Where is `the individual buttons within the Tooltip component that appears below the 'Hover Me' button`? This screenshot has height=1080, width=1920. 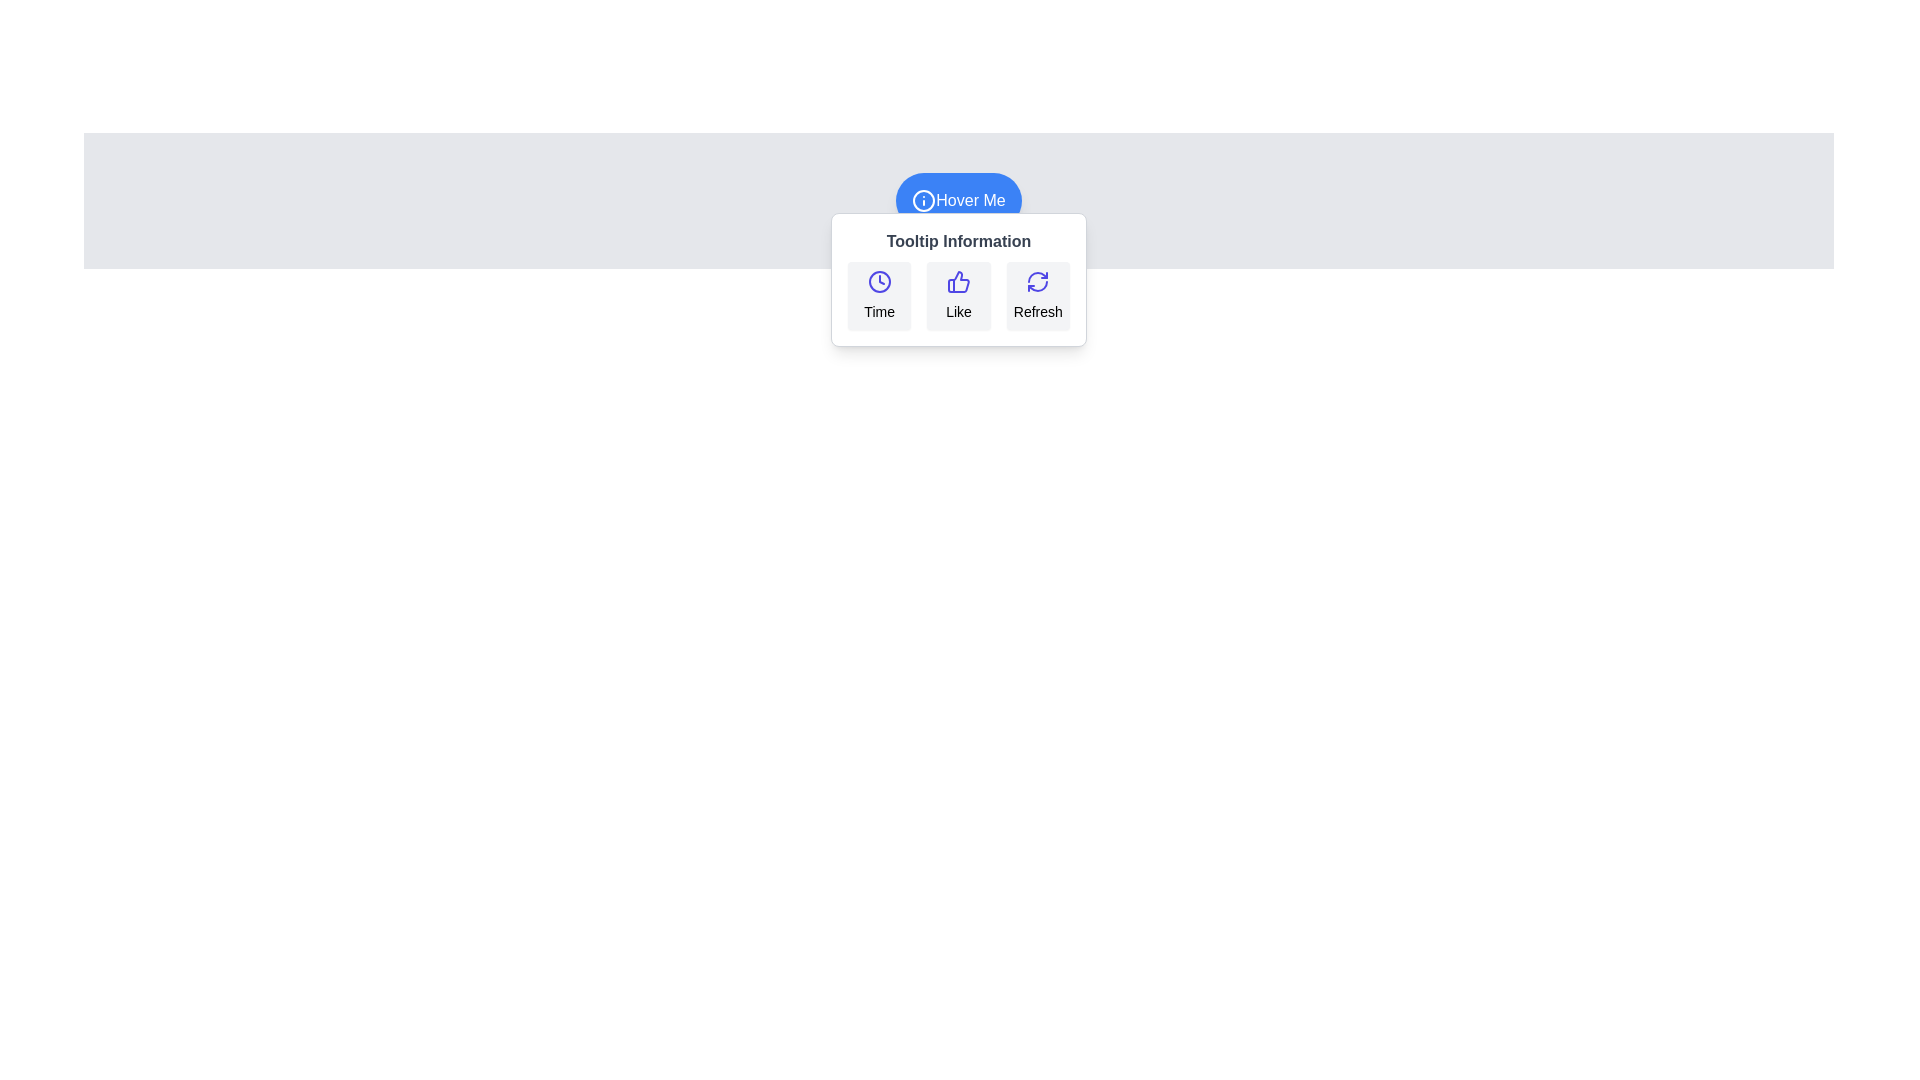 the individual buttons within the Tooltip component that appears below the 'Hover Me' button is located at coordinates (958, 280).